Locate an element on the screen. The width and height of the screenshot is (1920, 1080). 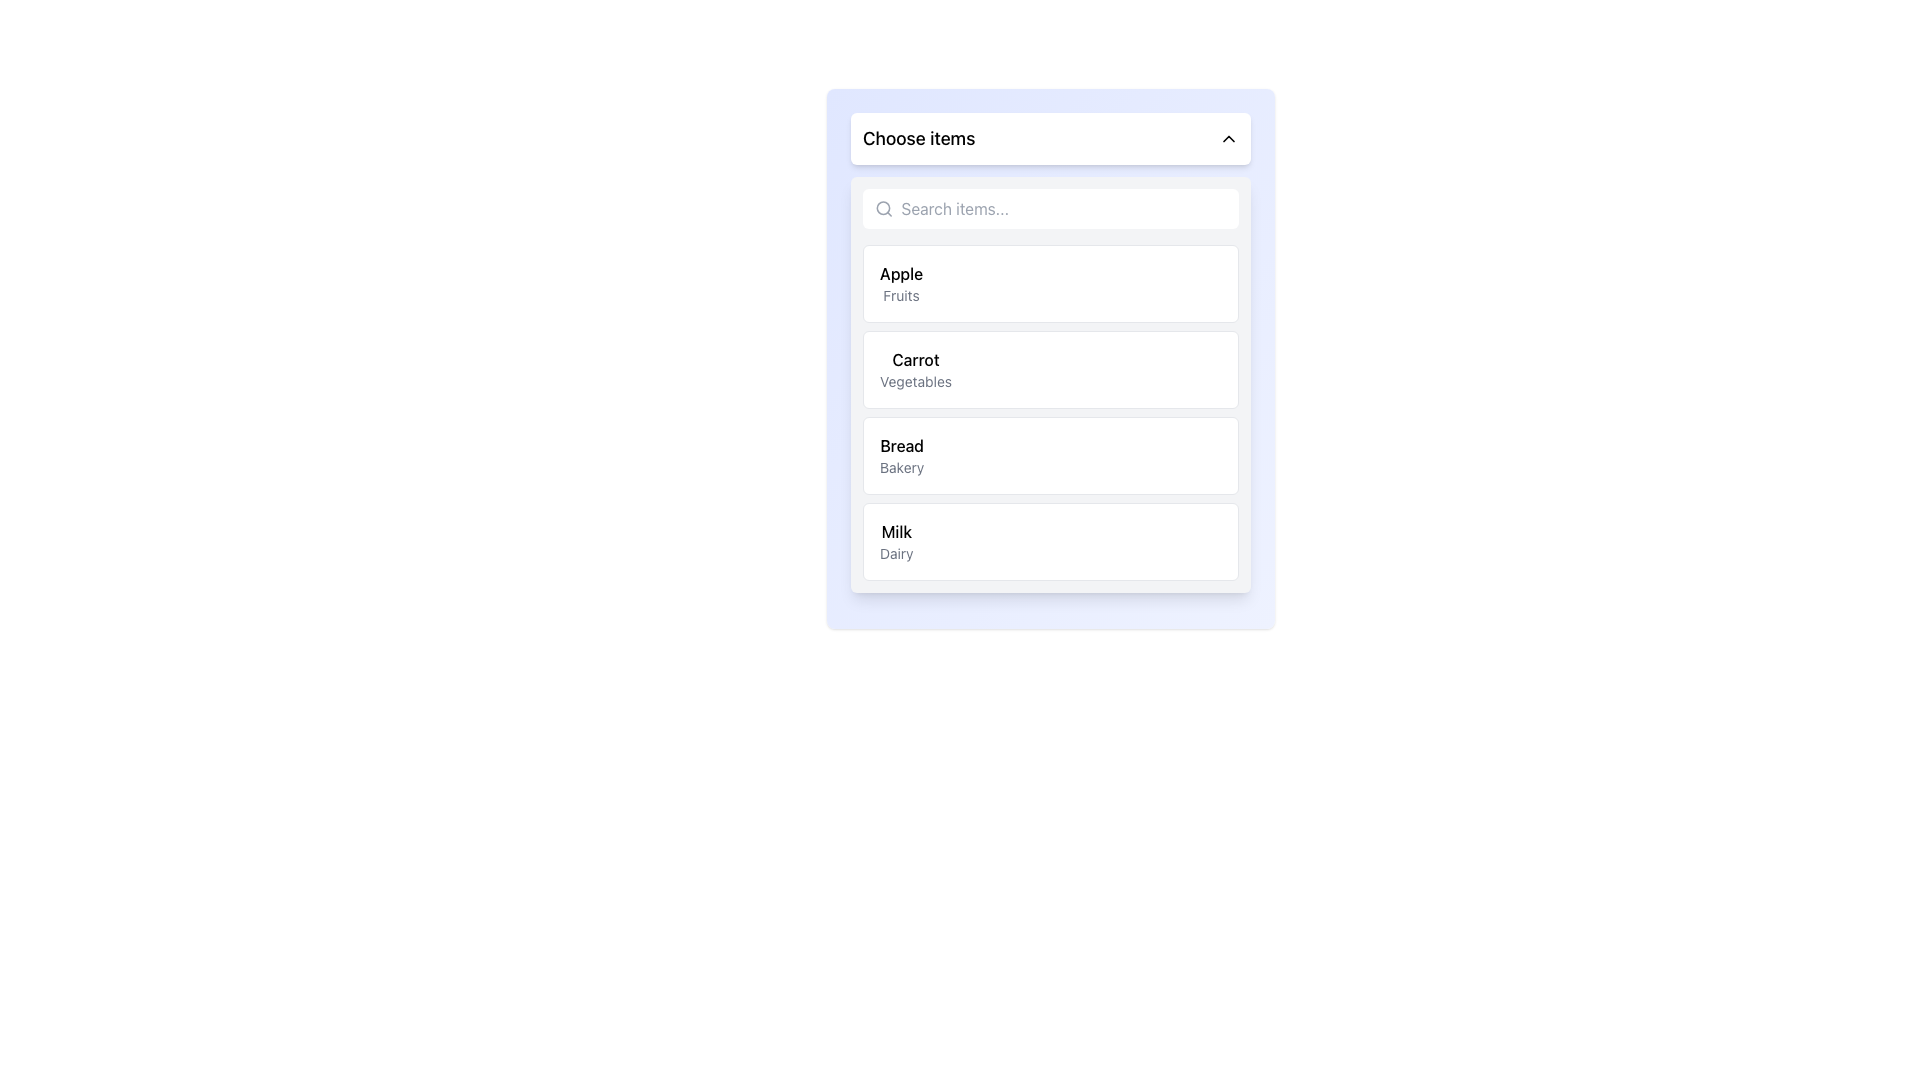
the fourth text label in the vertical list of selectable food categories or products is located at coordinates (895, 542).